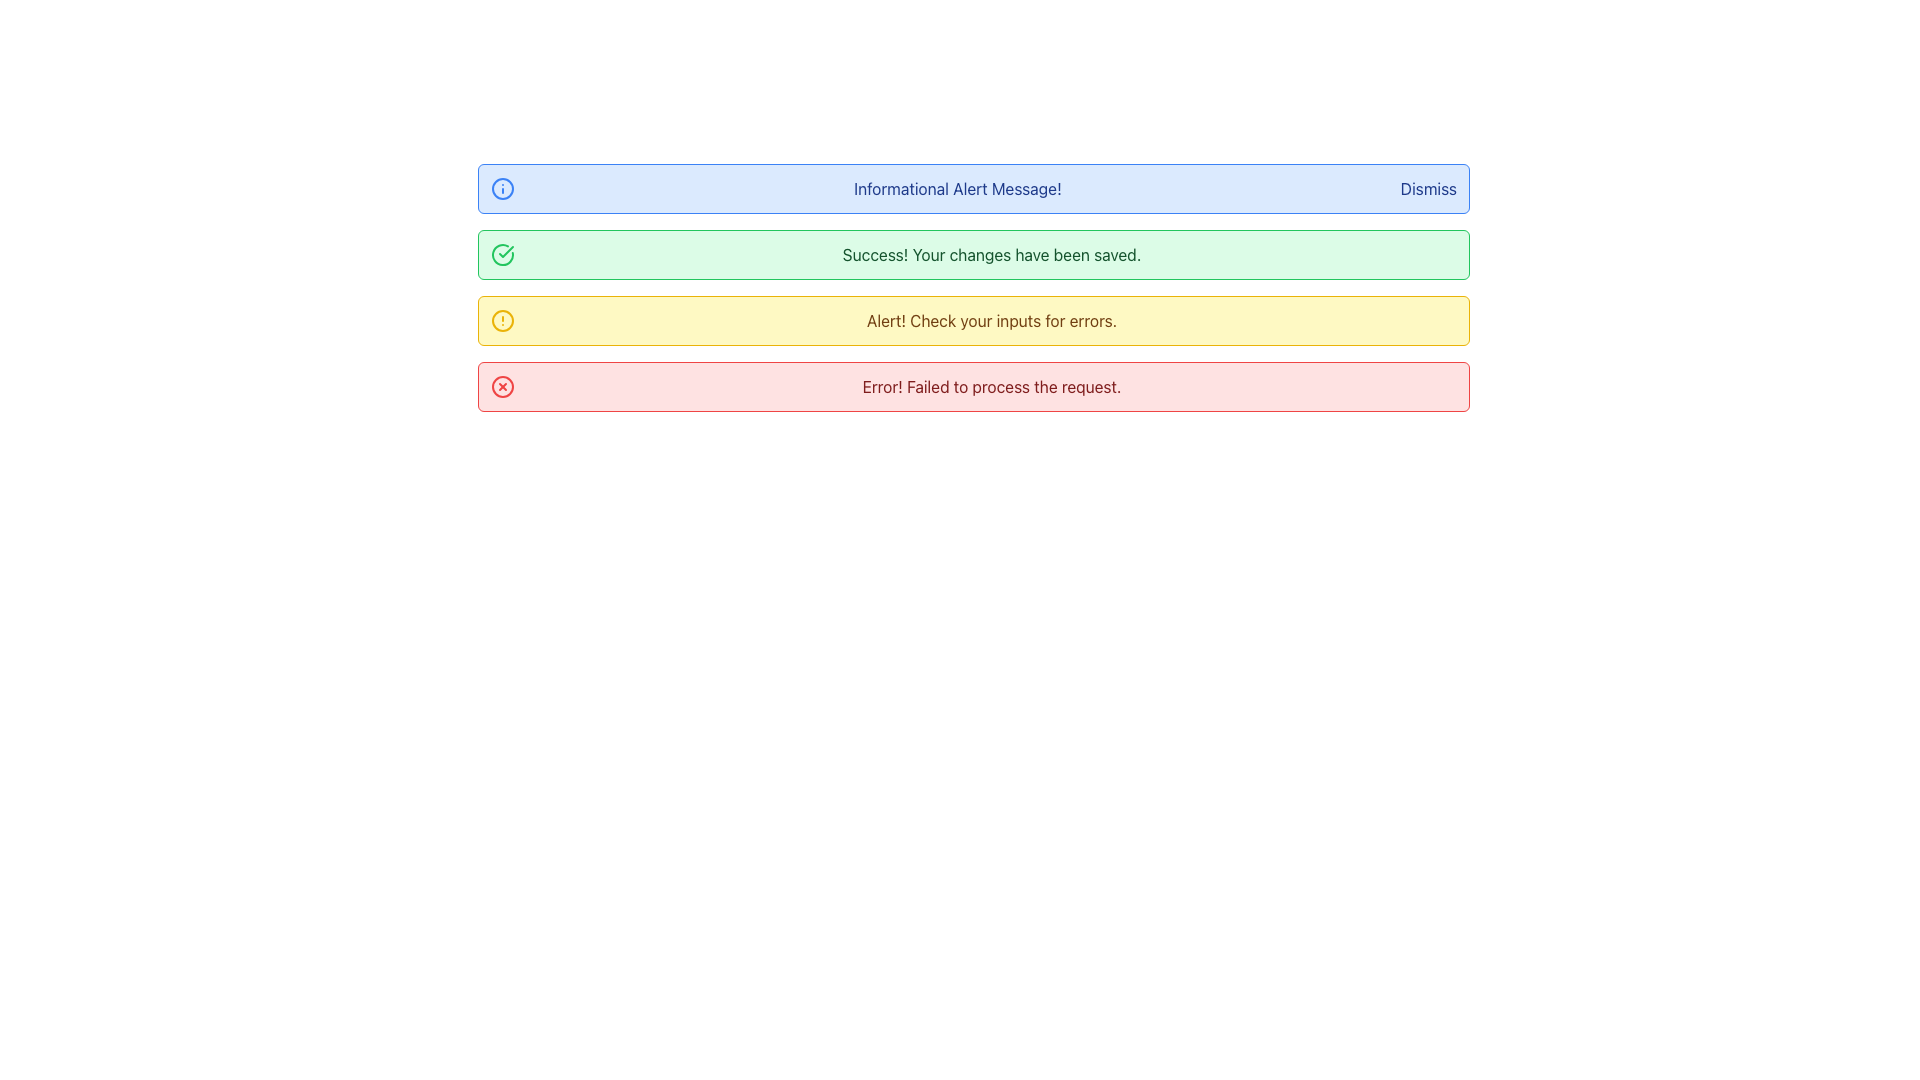  Describe the element at coordinates (503, 189) in the screenshot. I see `the small circular icon with a blue outline and a white background, located inside the blue header of the 'Informational Alert' message, to the left of the message text 'Informational Alert Message!'` at that location.